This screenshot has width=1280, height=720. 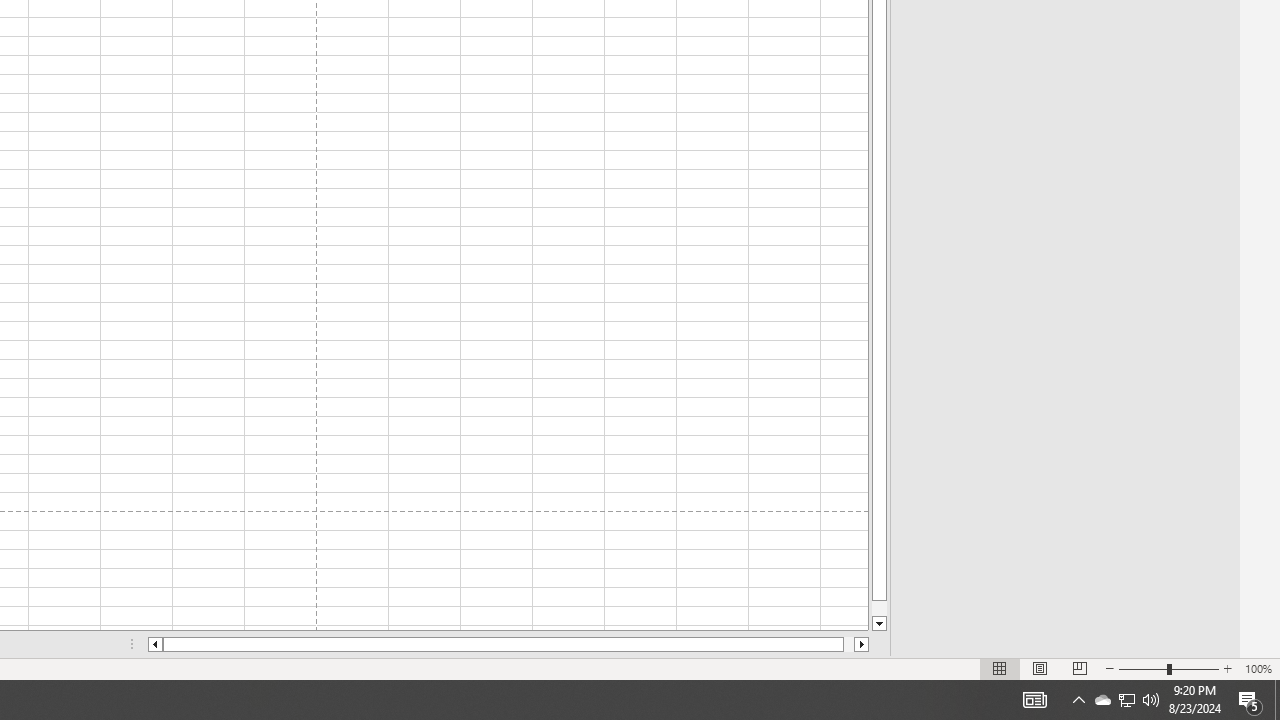 What do you see at coordinates (1226, 669) in the screenshot?
I see `'Zoom In'` at bounding box center [1226, 669].